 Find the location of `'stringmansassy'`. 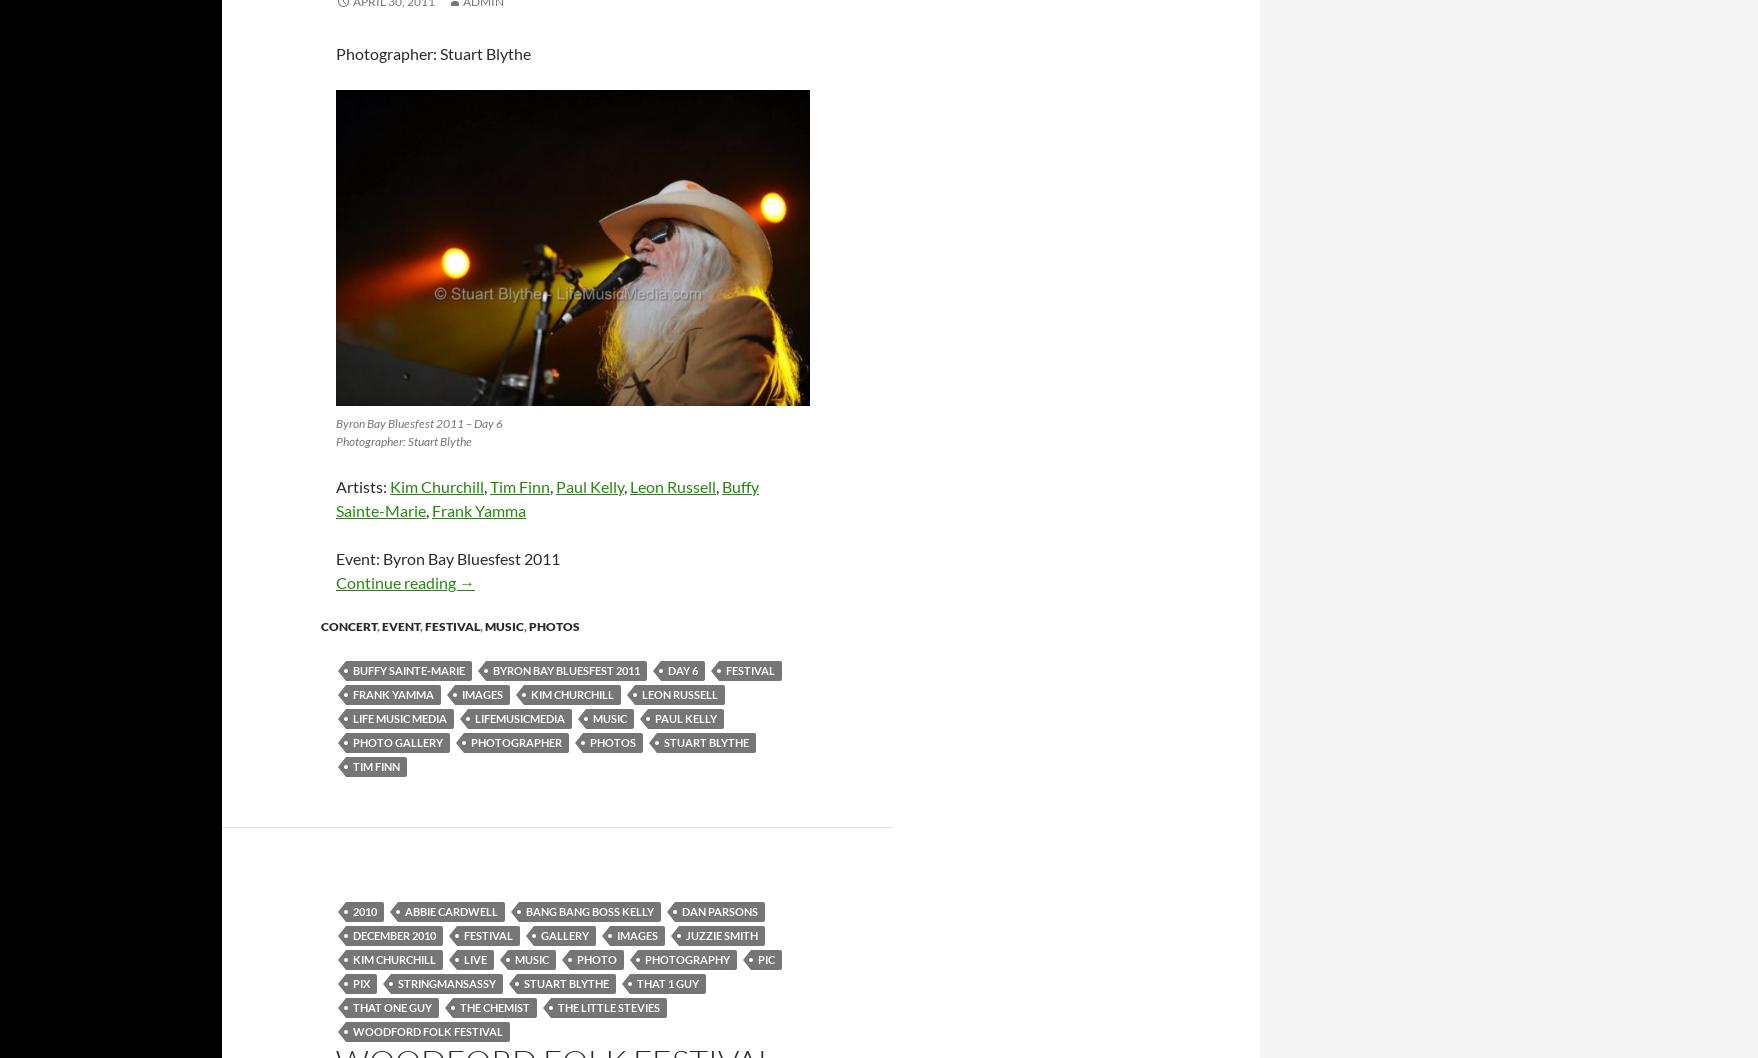

'stringmansassy' is located at coordinates (446, 981).